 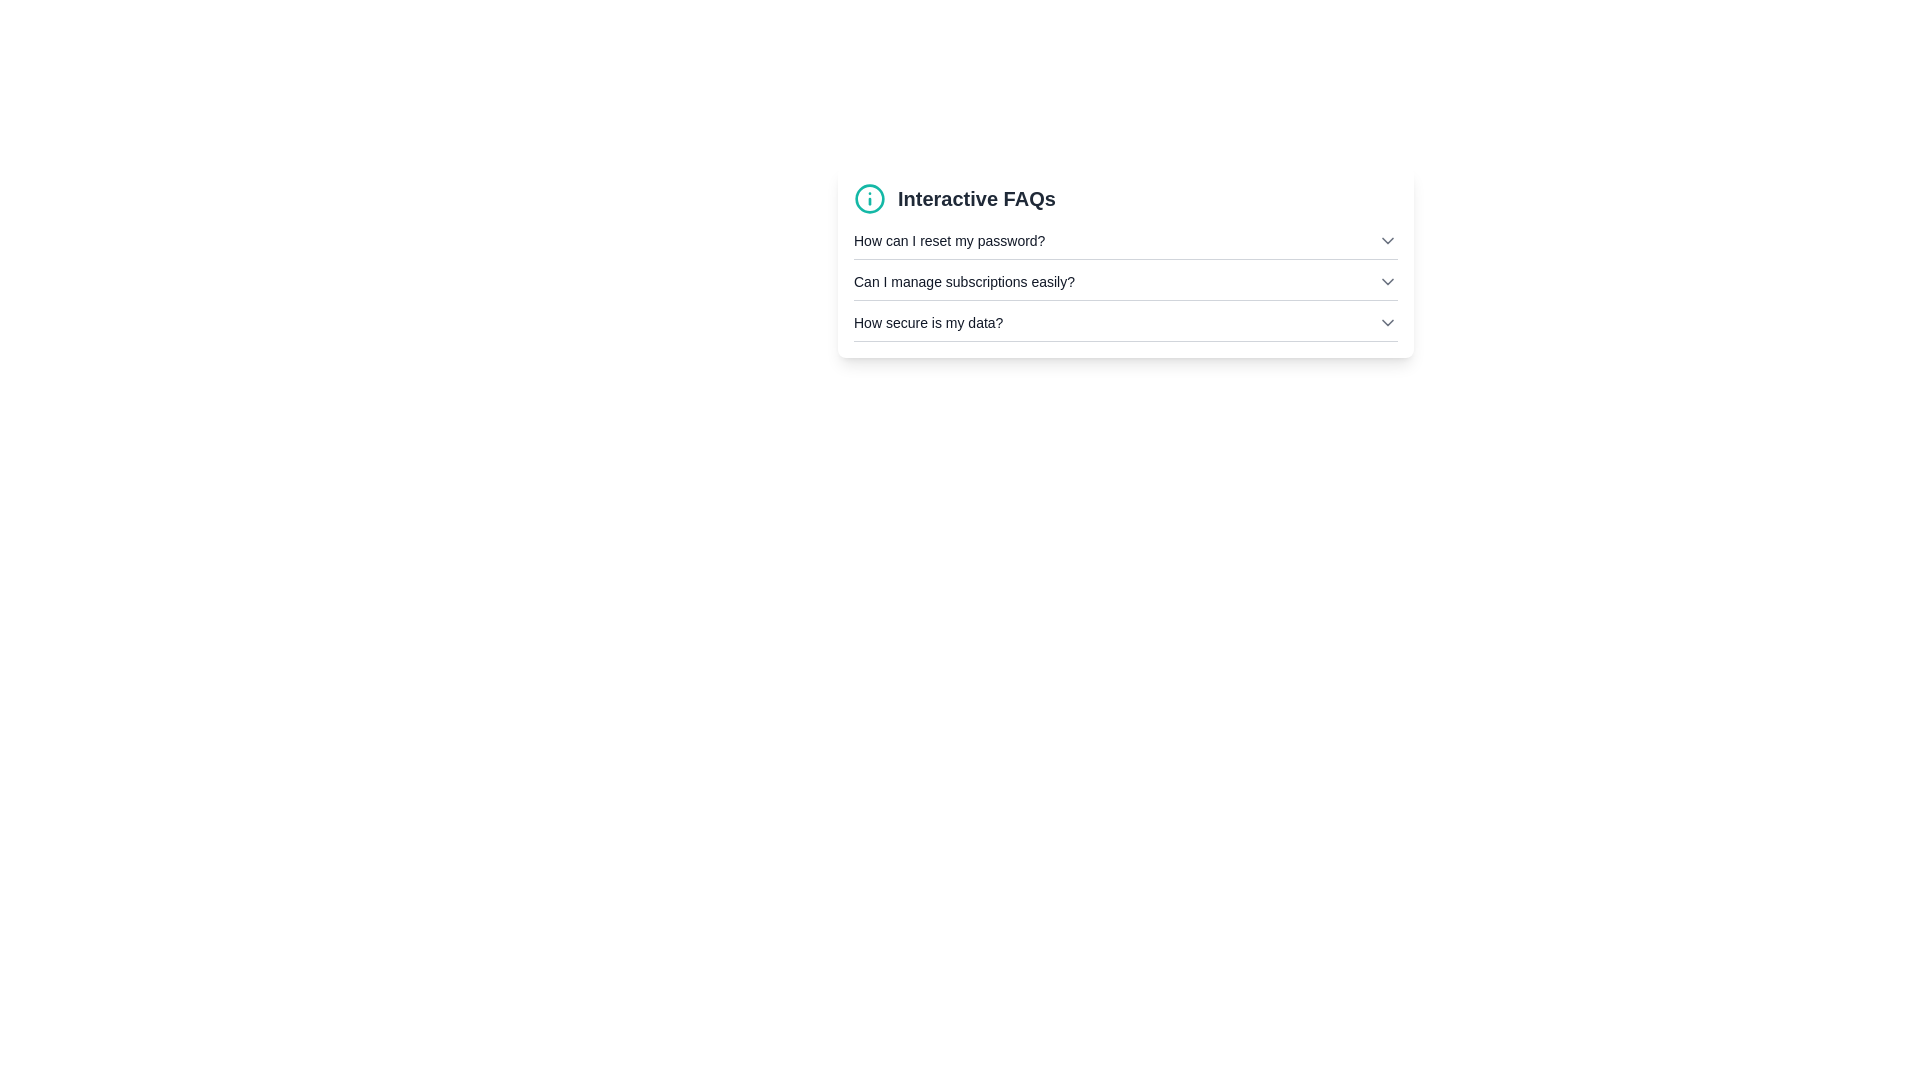 I want to click on the second Toggleable FAQ item, which expands or collapses additional details related to the question, so click(x=1126, y=286).